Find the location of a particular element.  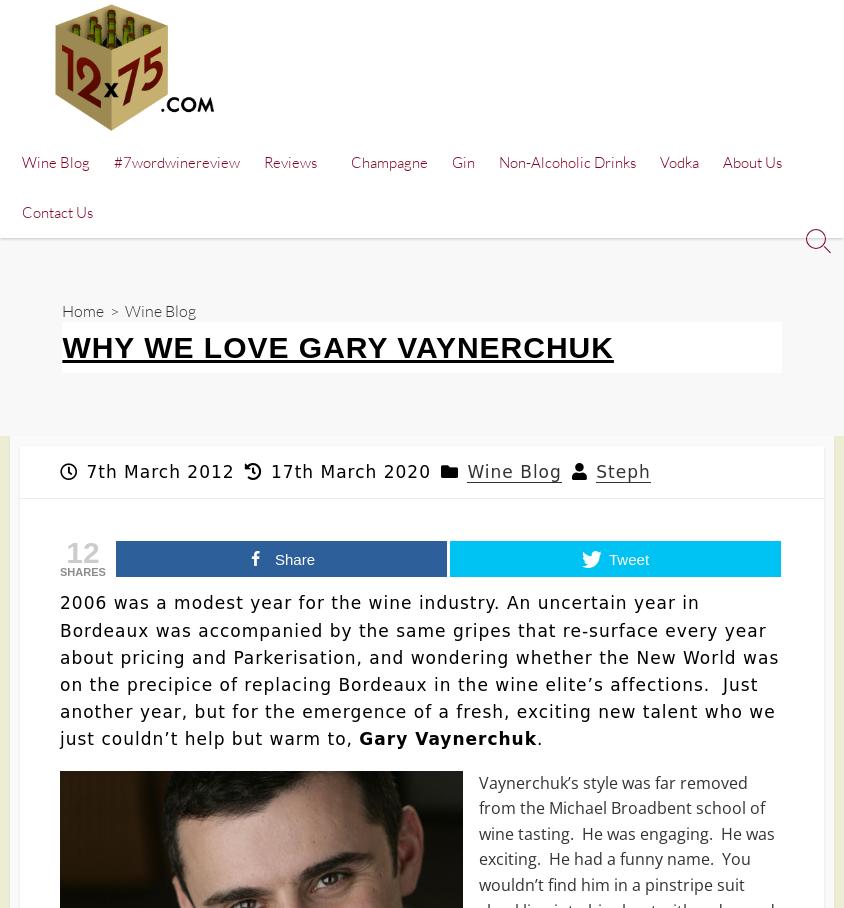

'2006 was a modest year for the wine industry. An uncertain year in Bordeaux was accompanied by the same gripes that re-surface every year about pricing and Parkerisation, and wondering whether the New World was on the precipice of replacing Bordeaux in the wine elite’s affections.  Just another year, but for the emergence of a fresh, exciting new talent who we just couldn’t help but warm to,' is located at coordinates (419, 671).